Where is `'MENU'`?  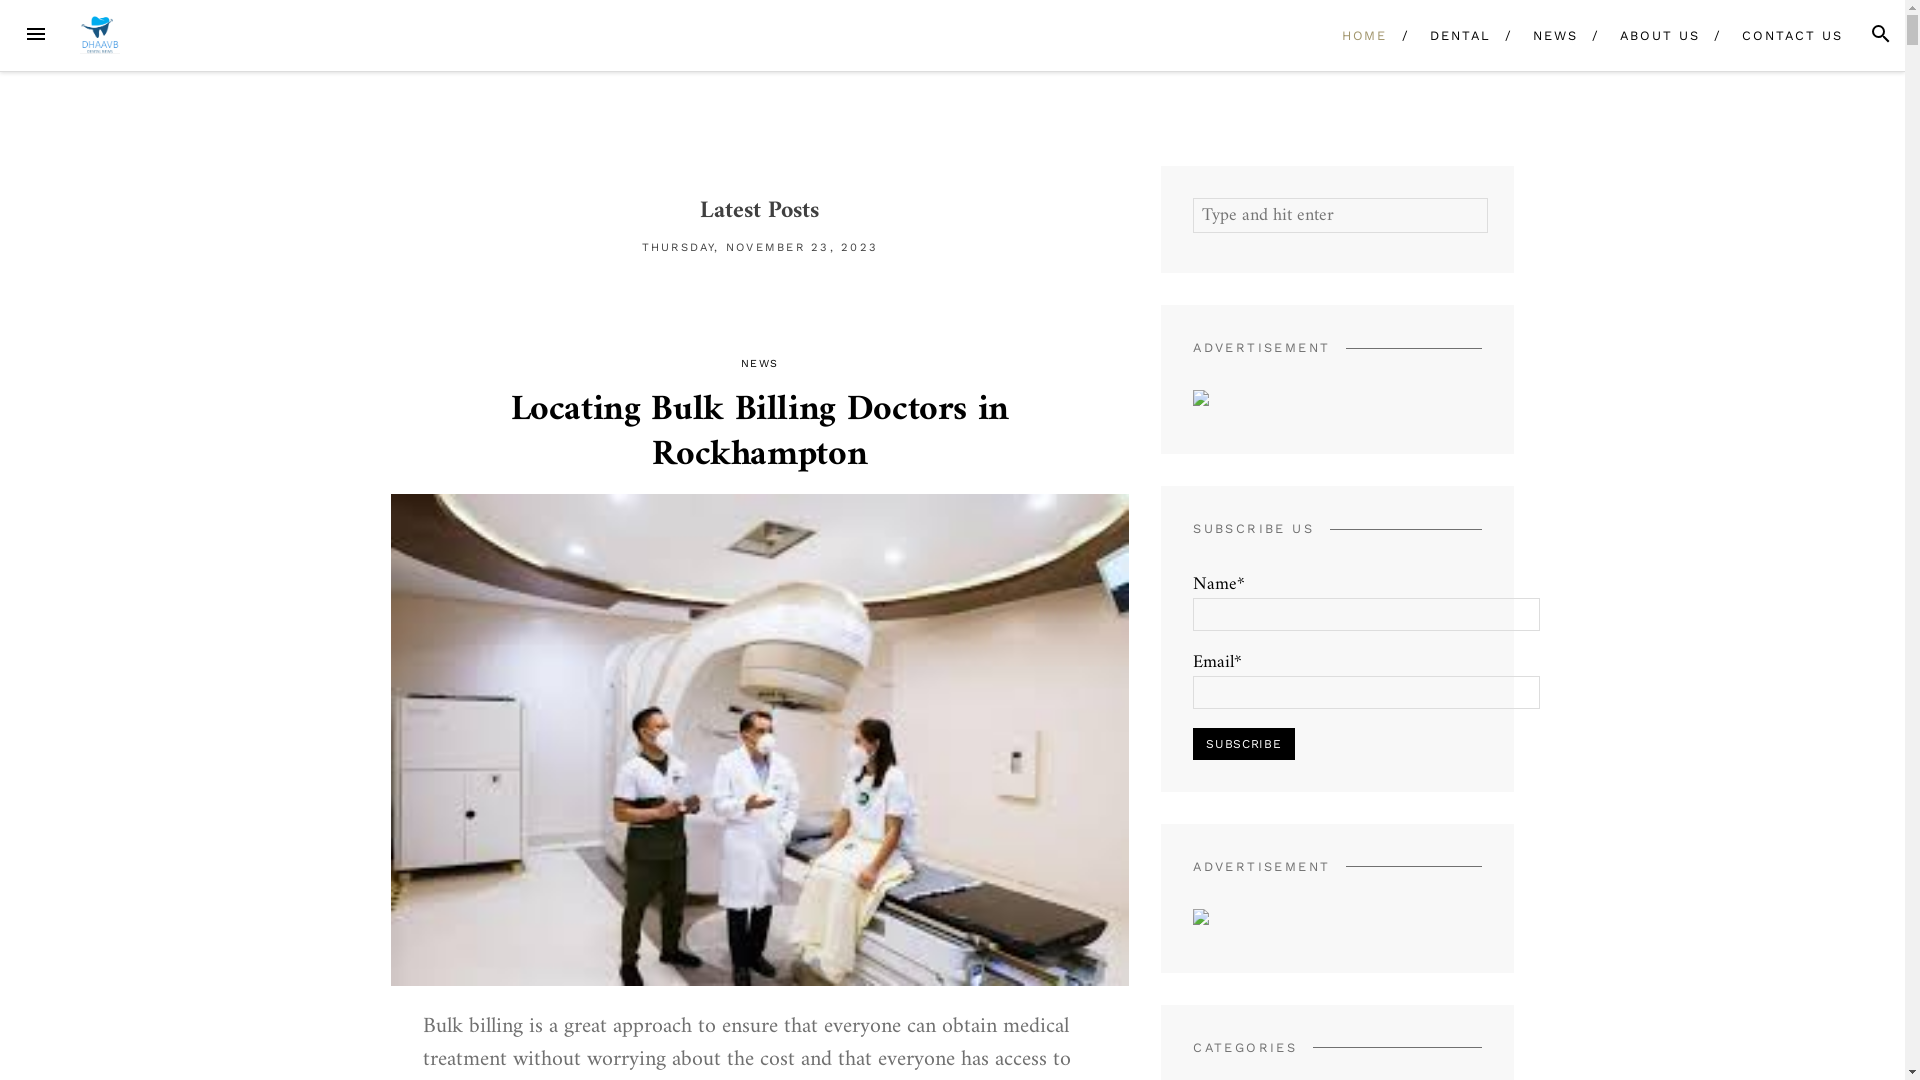 'MENU' is located at coordinates (35, 34).